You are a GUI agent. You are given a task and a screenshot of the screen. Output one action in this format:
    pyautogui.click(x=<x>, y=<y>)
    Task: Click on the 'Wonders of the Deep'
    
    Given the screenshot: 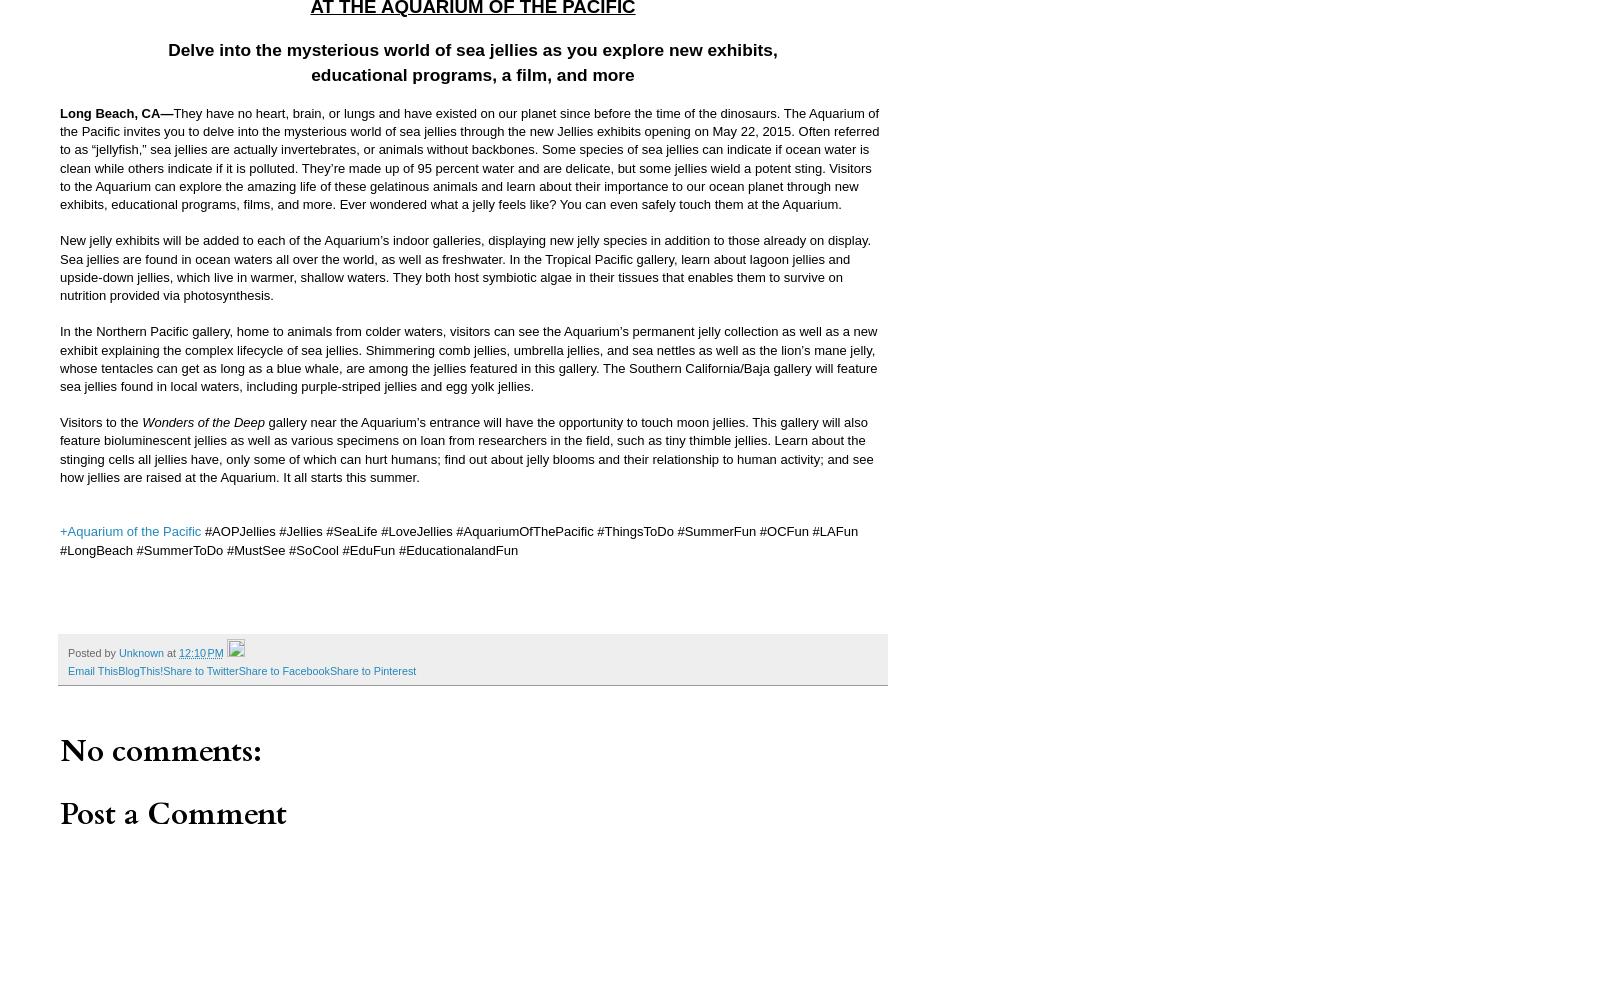 What is the action you would take?
    pyautogui.click(x=203, y=421)
    